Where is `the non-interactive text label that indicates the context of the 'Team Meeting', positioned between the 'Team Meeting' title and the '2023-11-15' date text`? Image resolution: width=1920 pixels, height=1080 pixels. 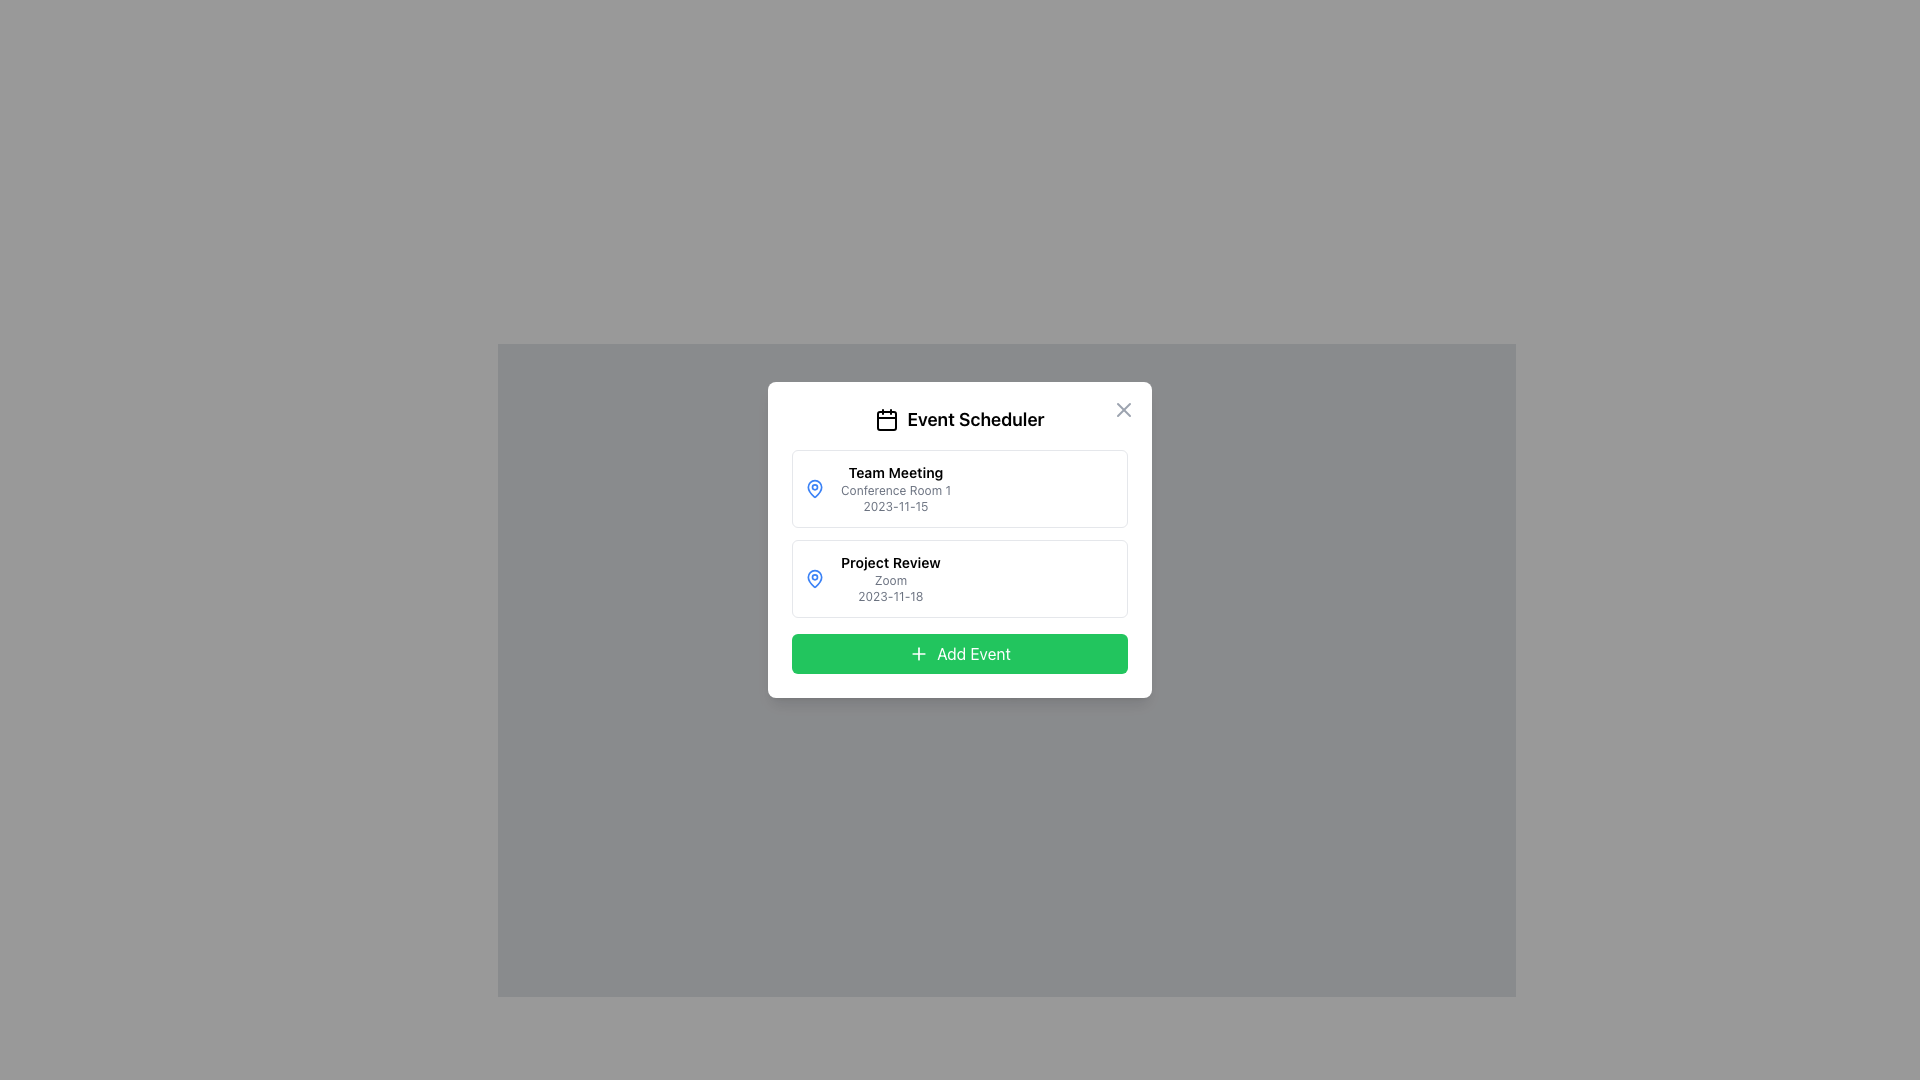
the non-interactive text label that indicates the context of the 'Team Meeting', positioned between the 'Team Meeting' title and the '2023-11-15' date text is located at coordinates (895, 490).